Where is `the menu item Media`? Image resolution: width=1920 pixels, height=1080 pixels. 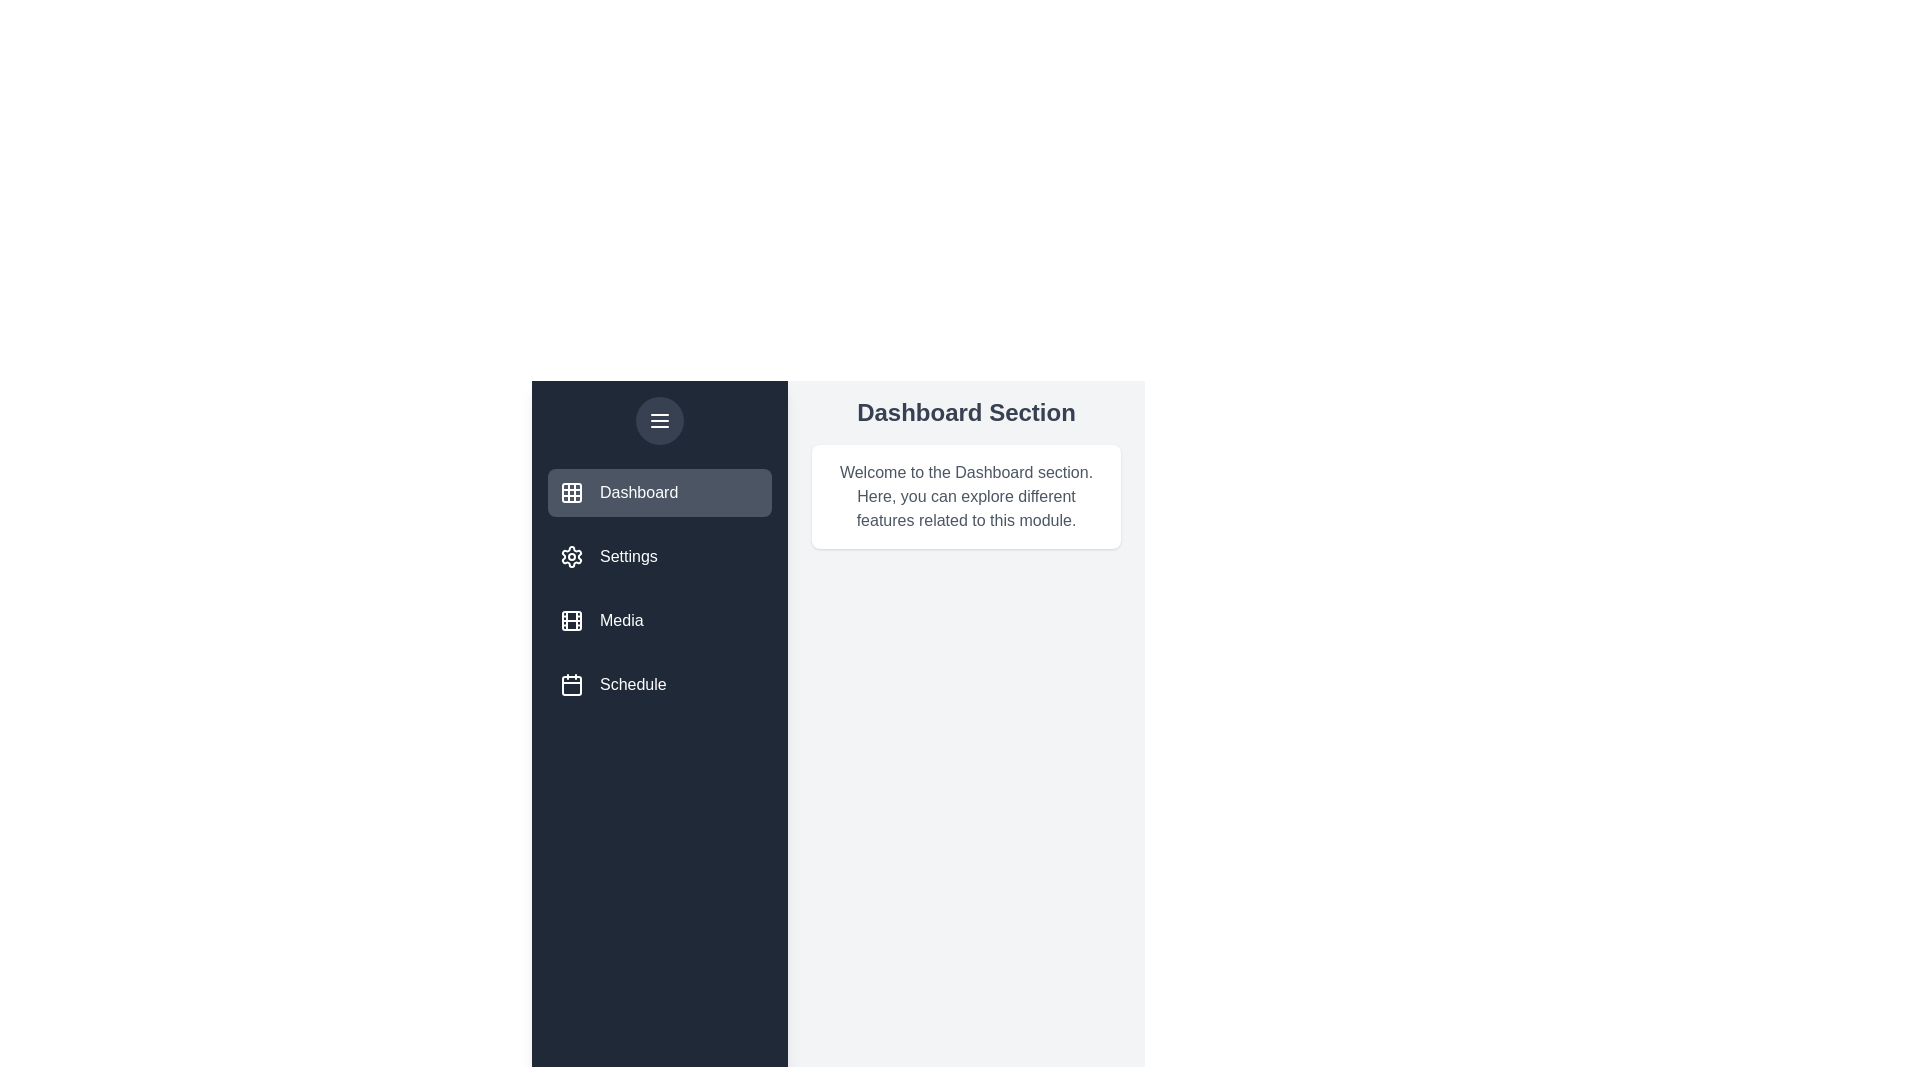 the menu item Media is located at coordinates (660, 620).